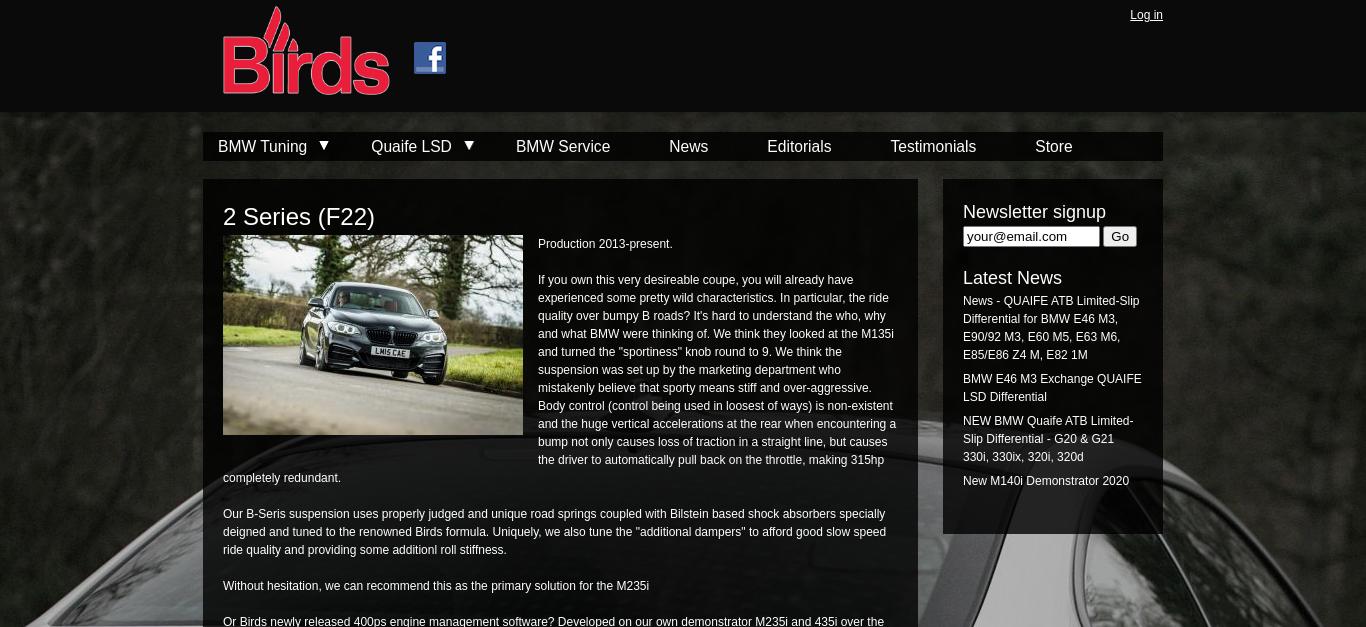  I want to click on 'NEW BMW Quaife ATB Limited-Slip Differential - G20 & G21 330i, 330ix, 320i, 320d', so click(963, 439).